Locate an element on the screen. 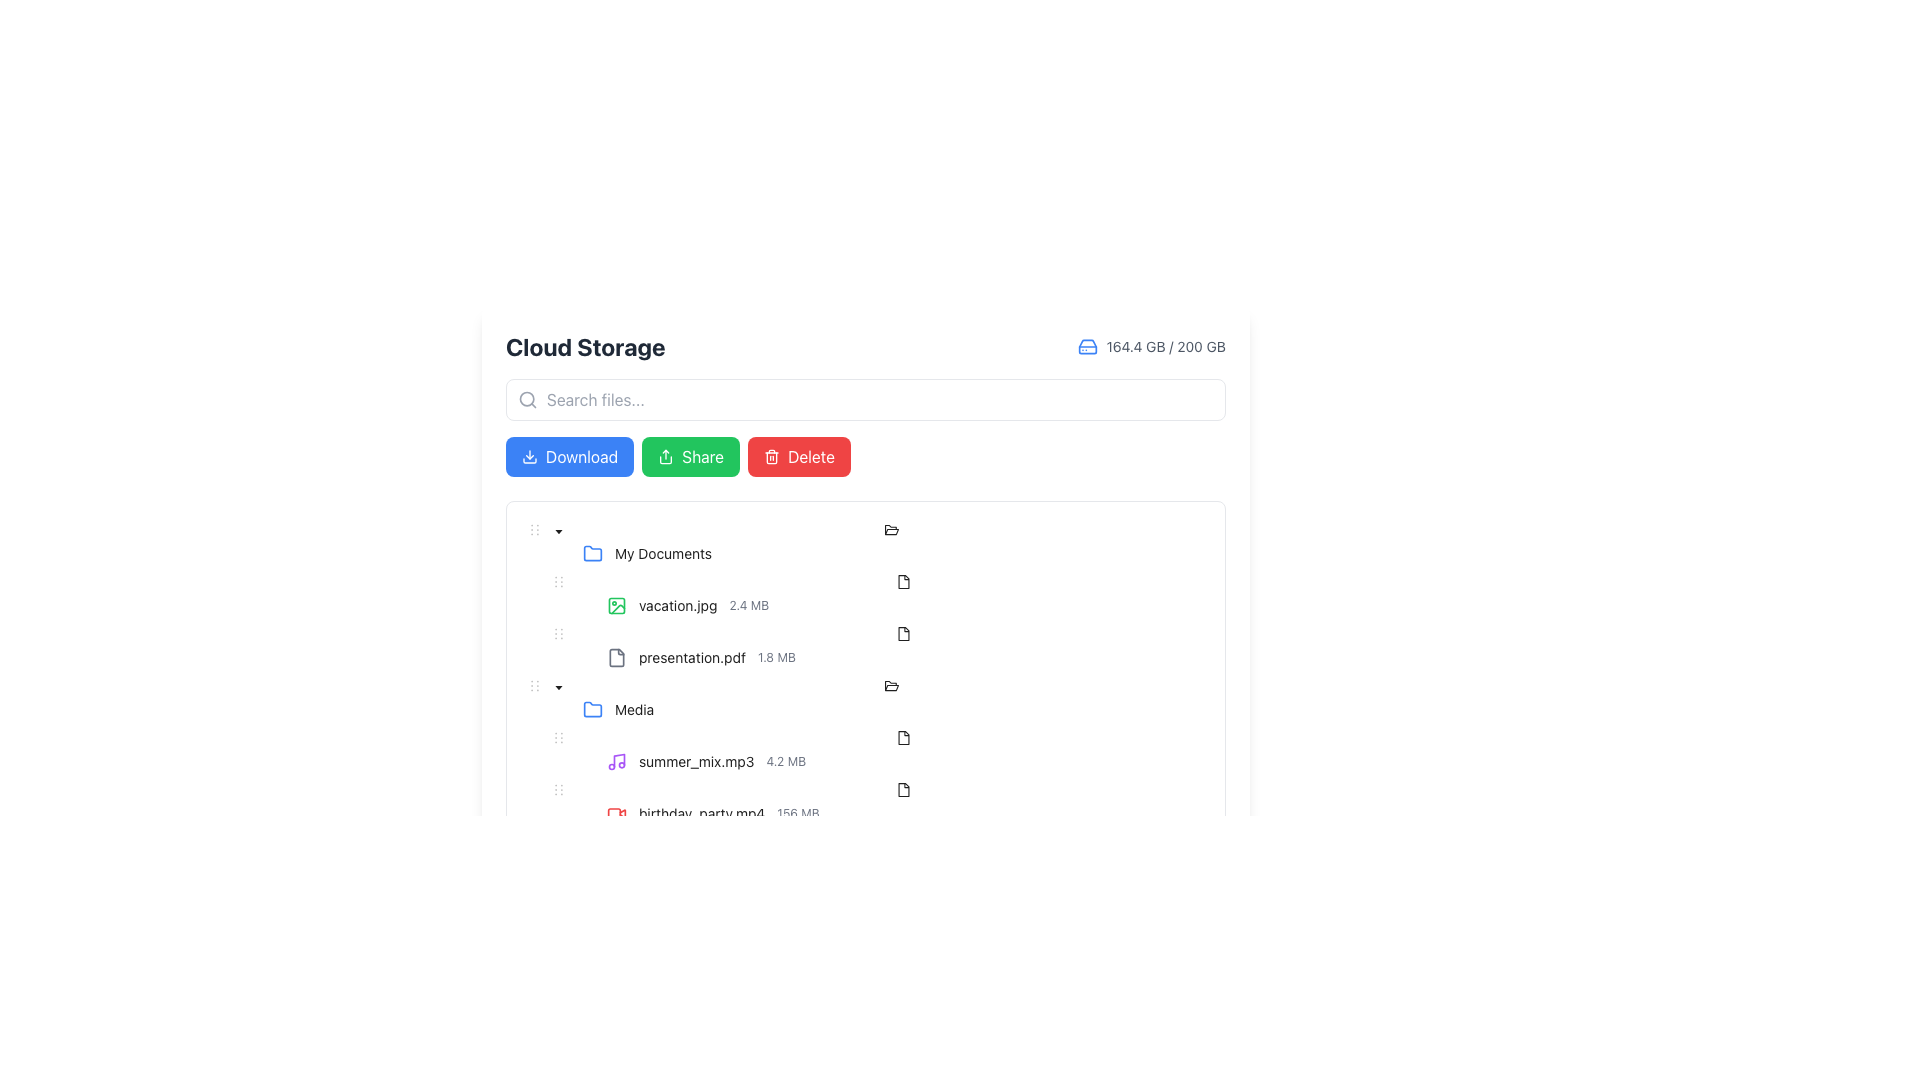 This screenshot has width=1920, height=1080. the file list item for 'presentation.pdf' is located at coordinates (865, 645).